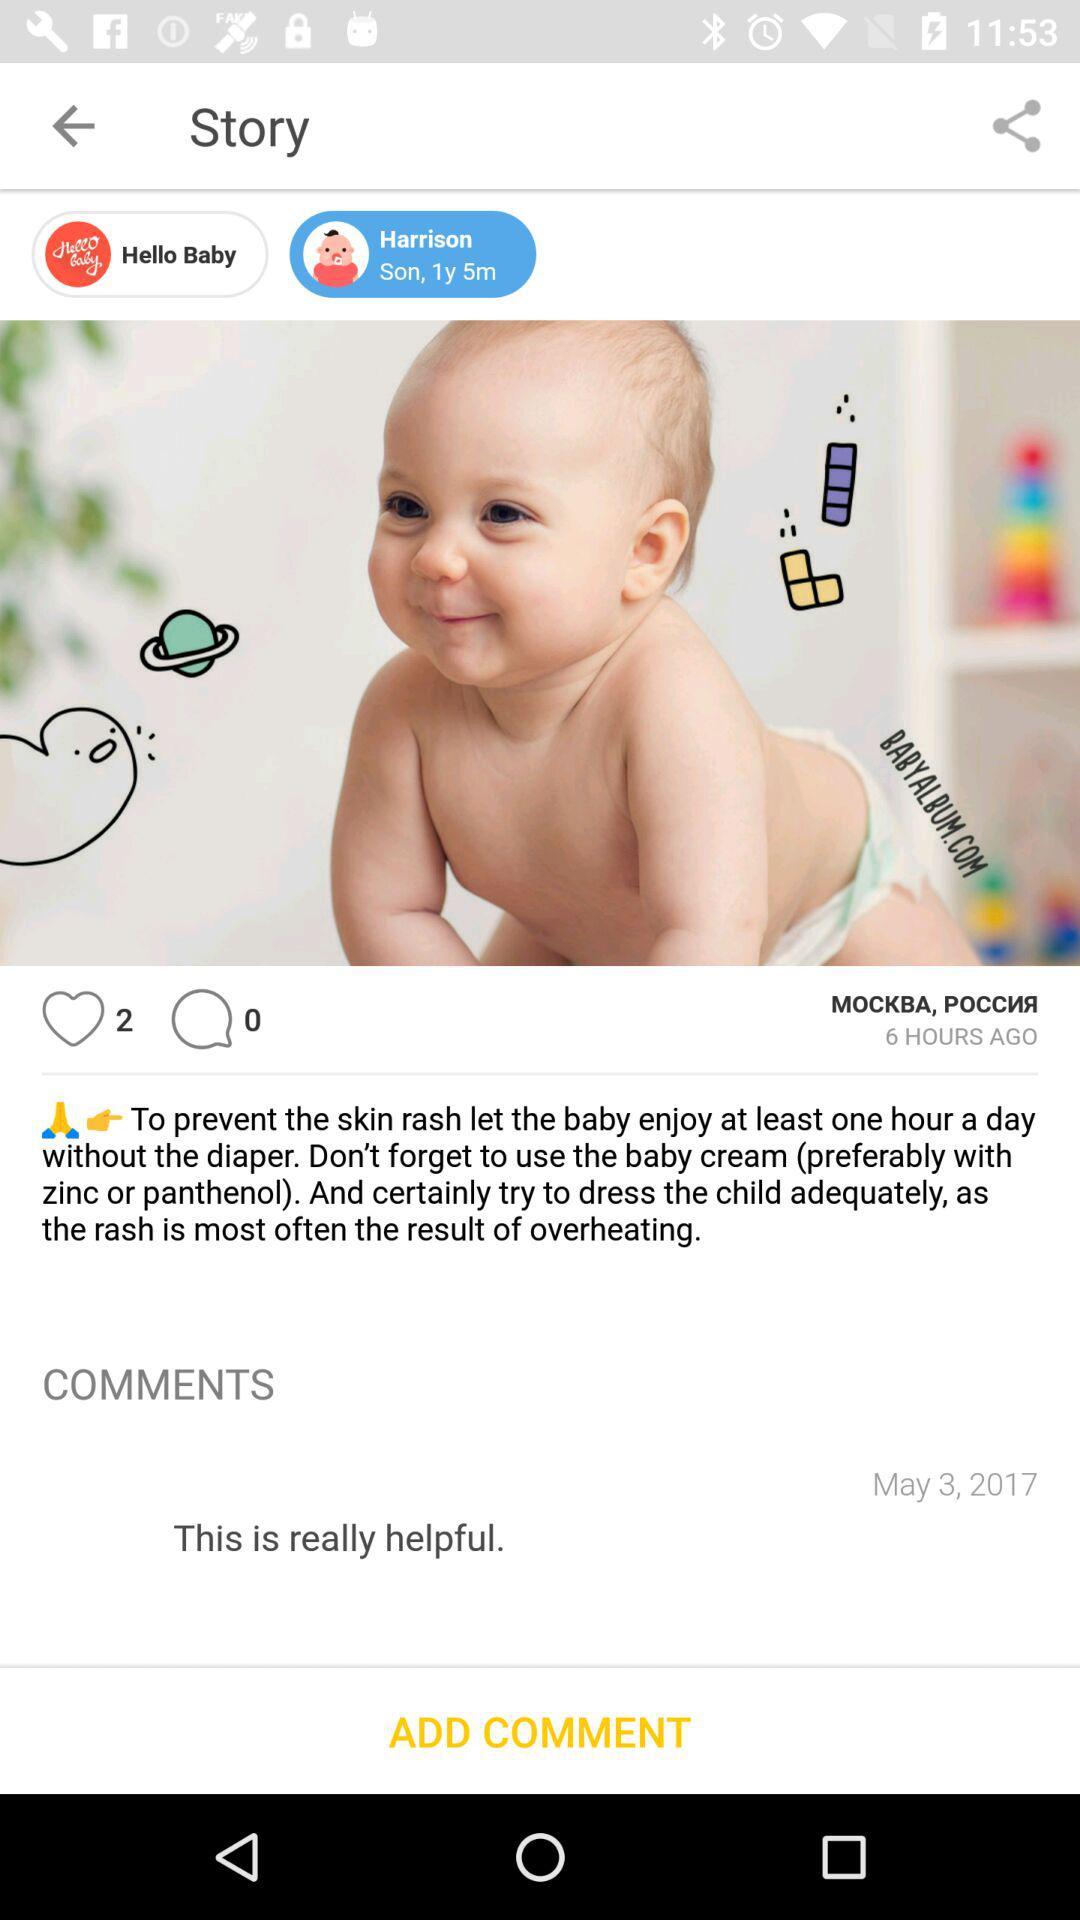  Describe the element at coordinates (72, 1019) in the screenshot. I see `the favorite icon` at that location.